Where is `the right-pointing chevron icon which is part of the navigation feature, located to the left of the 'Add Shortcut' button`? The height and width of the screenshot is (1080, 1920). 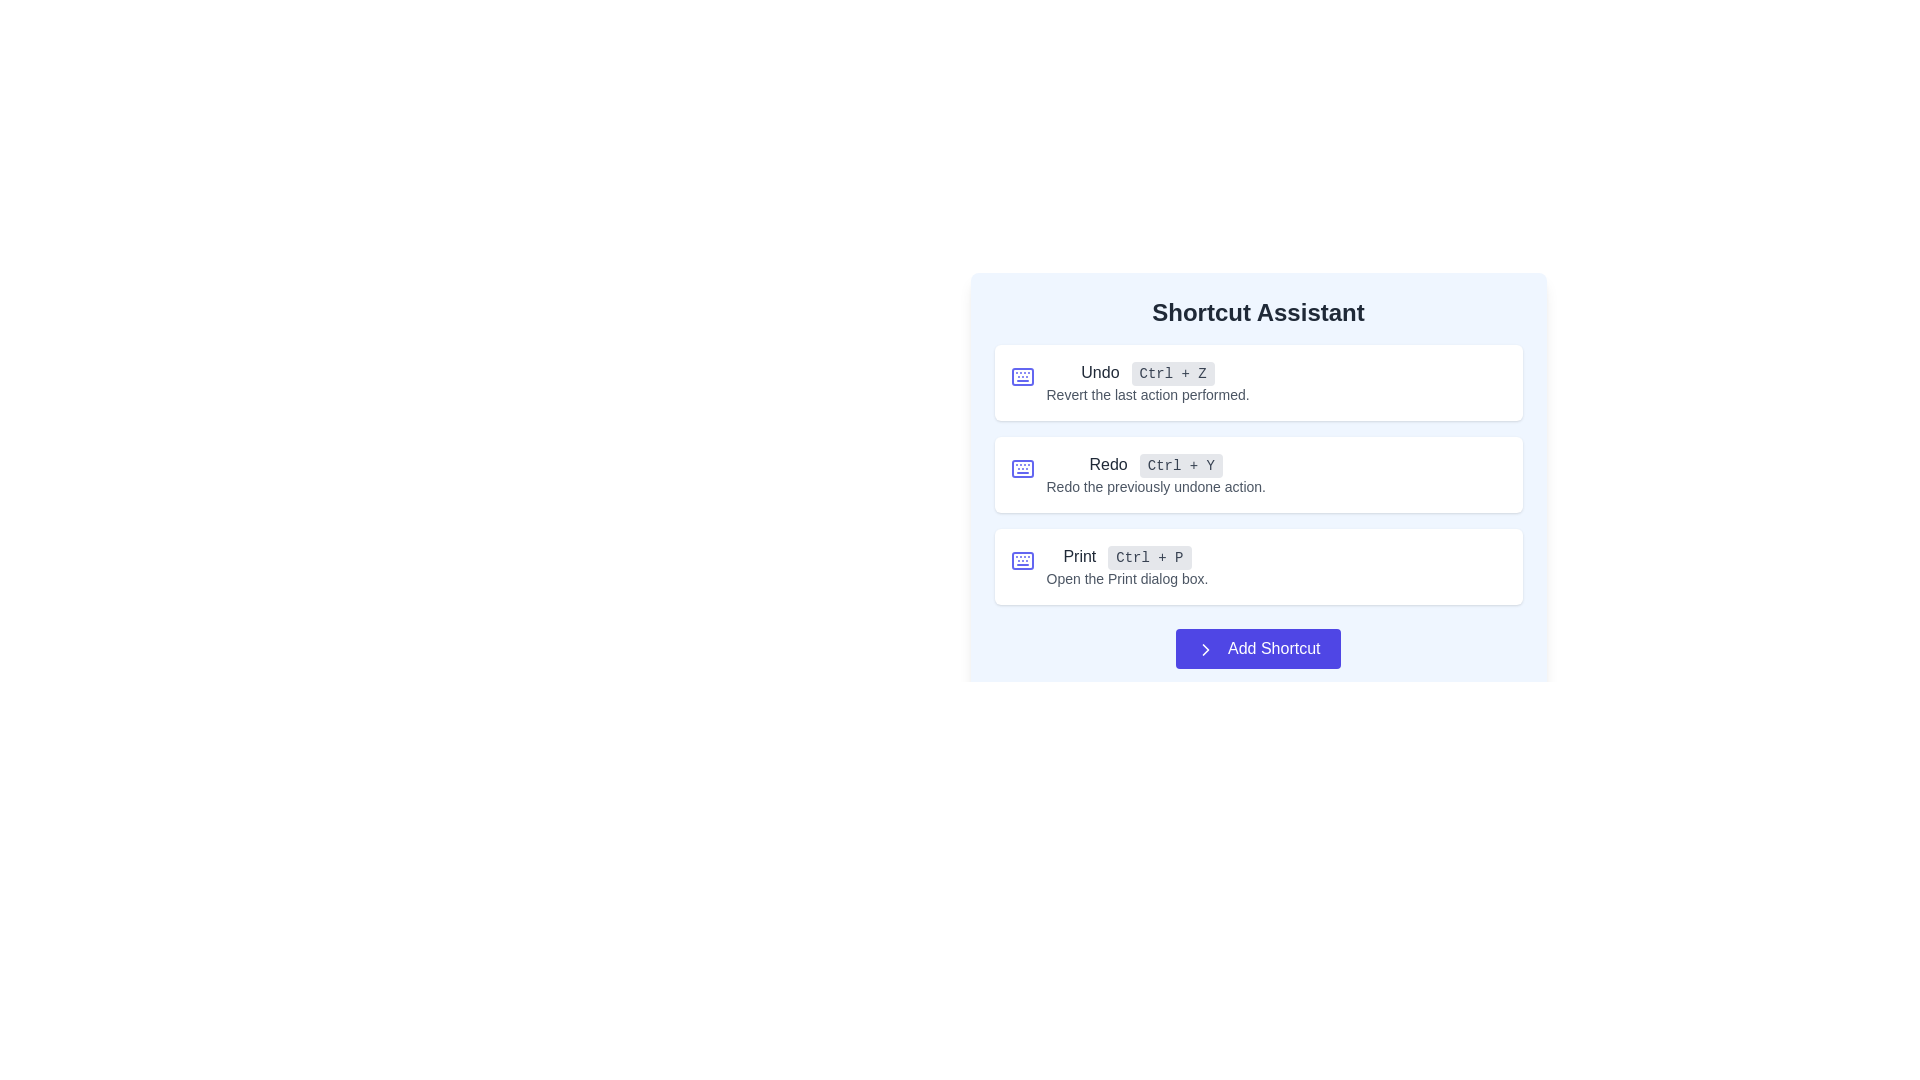 the right-pointing chevron icon which is part of the navigation feature, located to the left of the 'Add Shortcut' button is located at coordinates (1205, 649).